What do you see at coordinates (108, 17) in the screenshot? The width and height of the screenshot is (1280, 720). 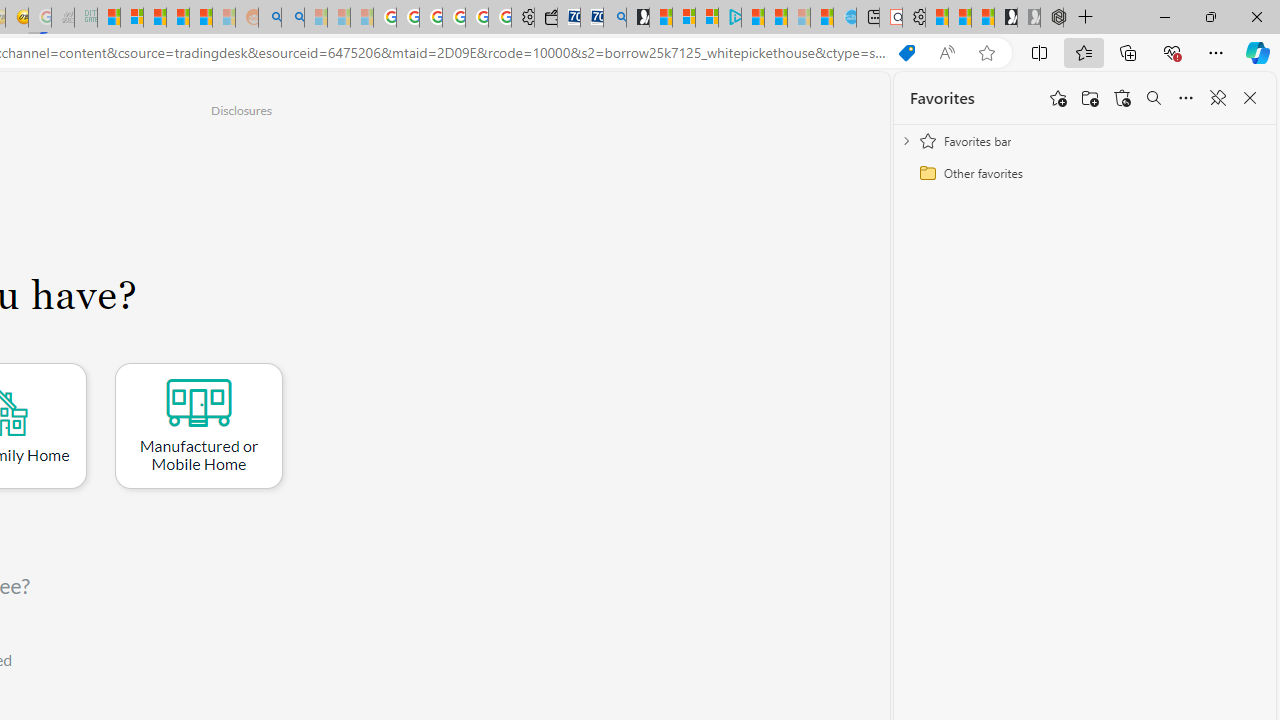 I see `'MSNBC - MSN'` at bounding box center [108, 17].